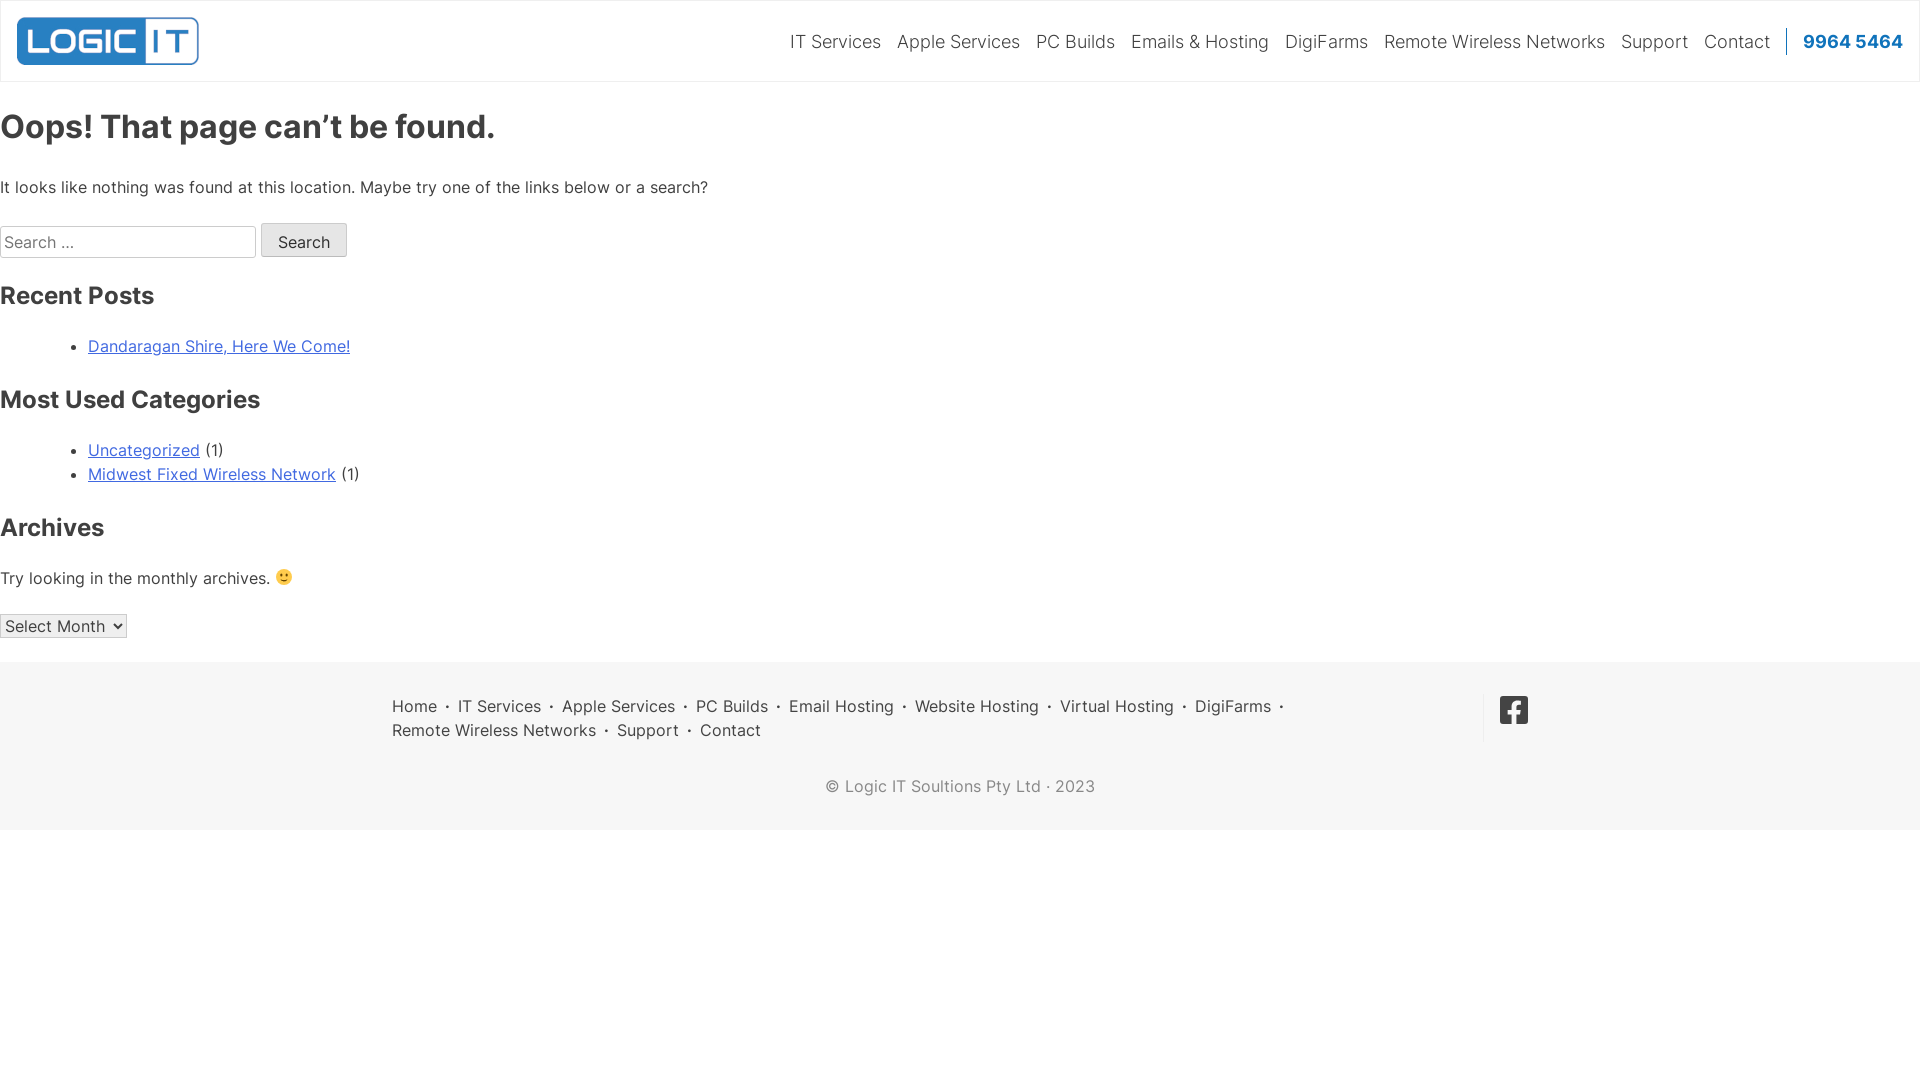  I want to click on 'Uncategorized', so click(143, 450).